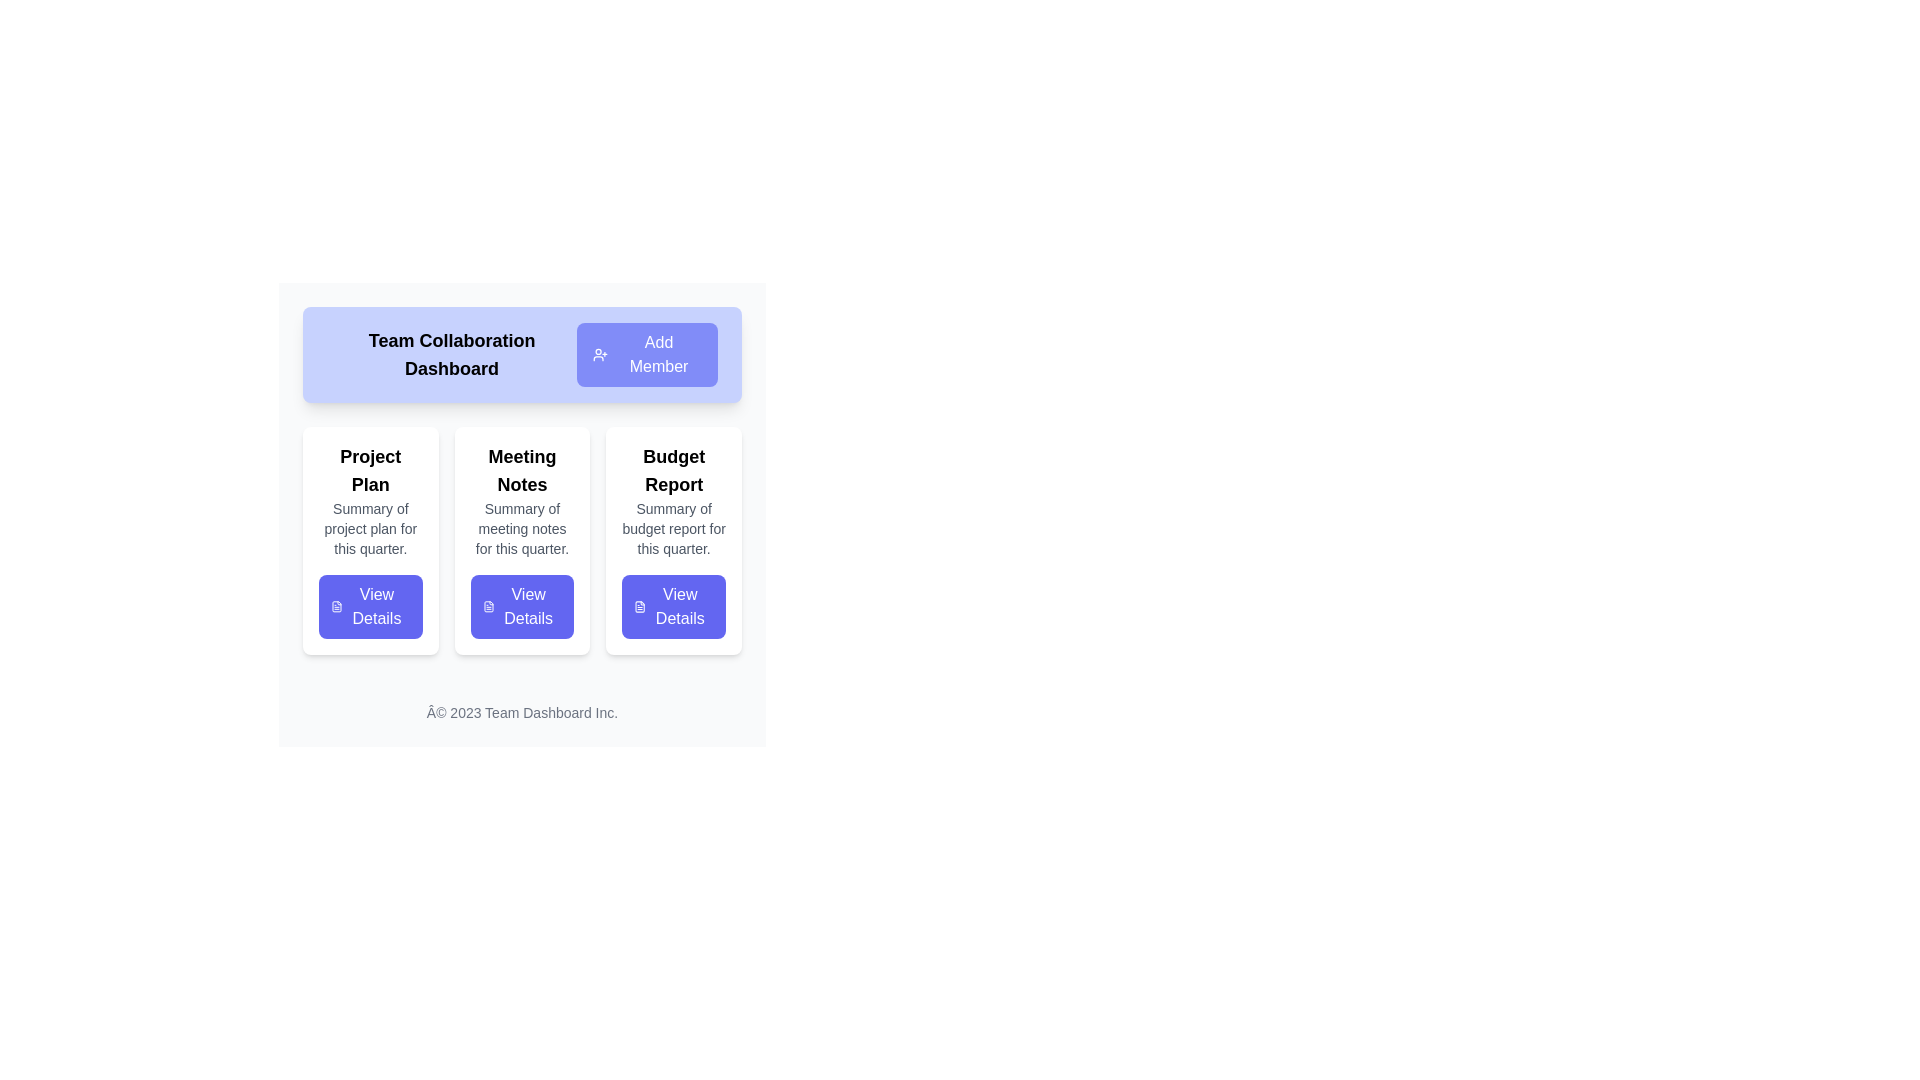  What do you see at coordinates (599, 353) in the screenshot?
I see `the small vector icon styled as an outline of a person with a '+' sign, which is located to the left of the 'Add Member' text on the button with rounded corners and purple background` at bounding box center [599, 353].